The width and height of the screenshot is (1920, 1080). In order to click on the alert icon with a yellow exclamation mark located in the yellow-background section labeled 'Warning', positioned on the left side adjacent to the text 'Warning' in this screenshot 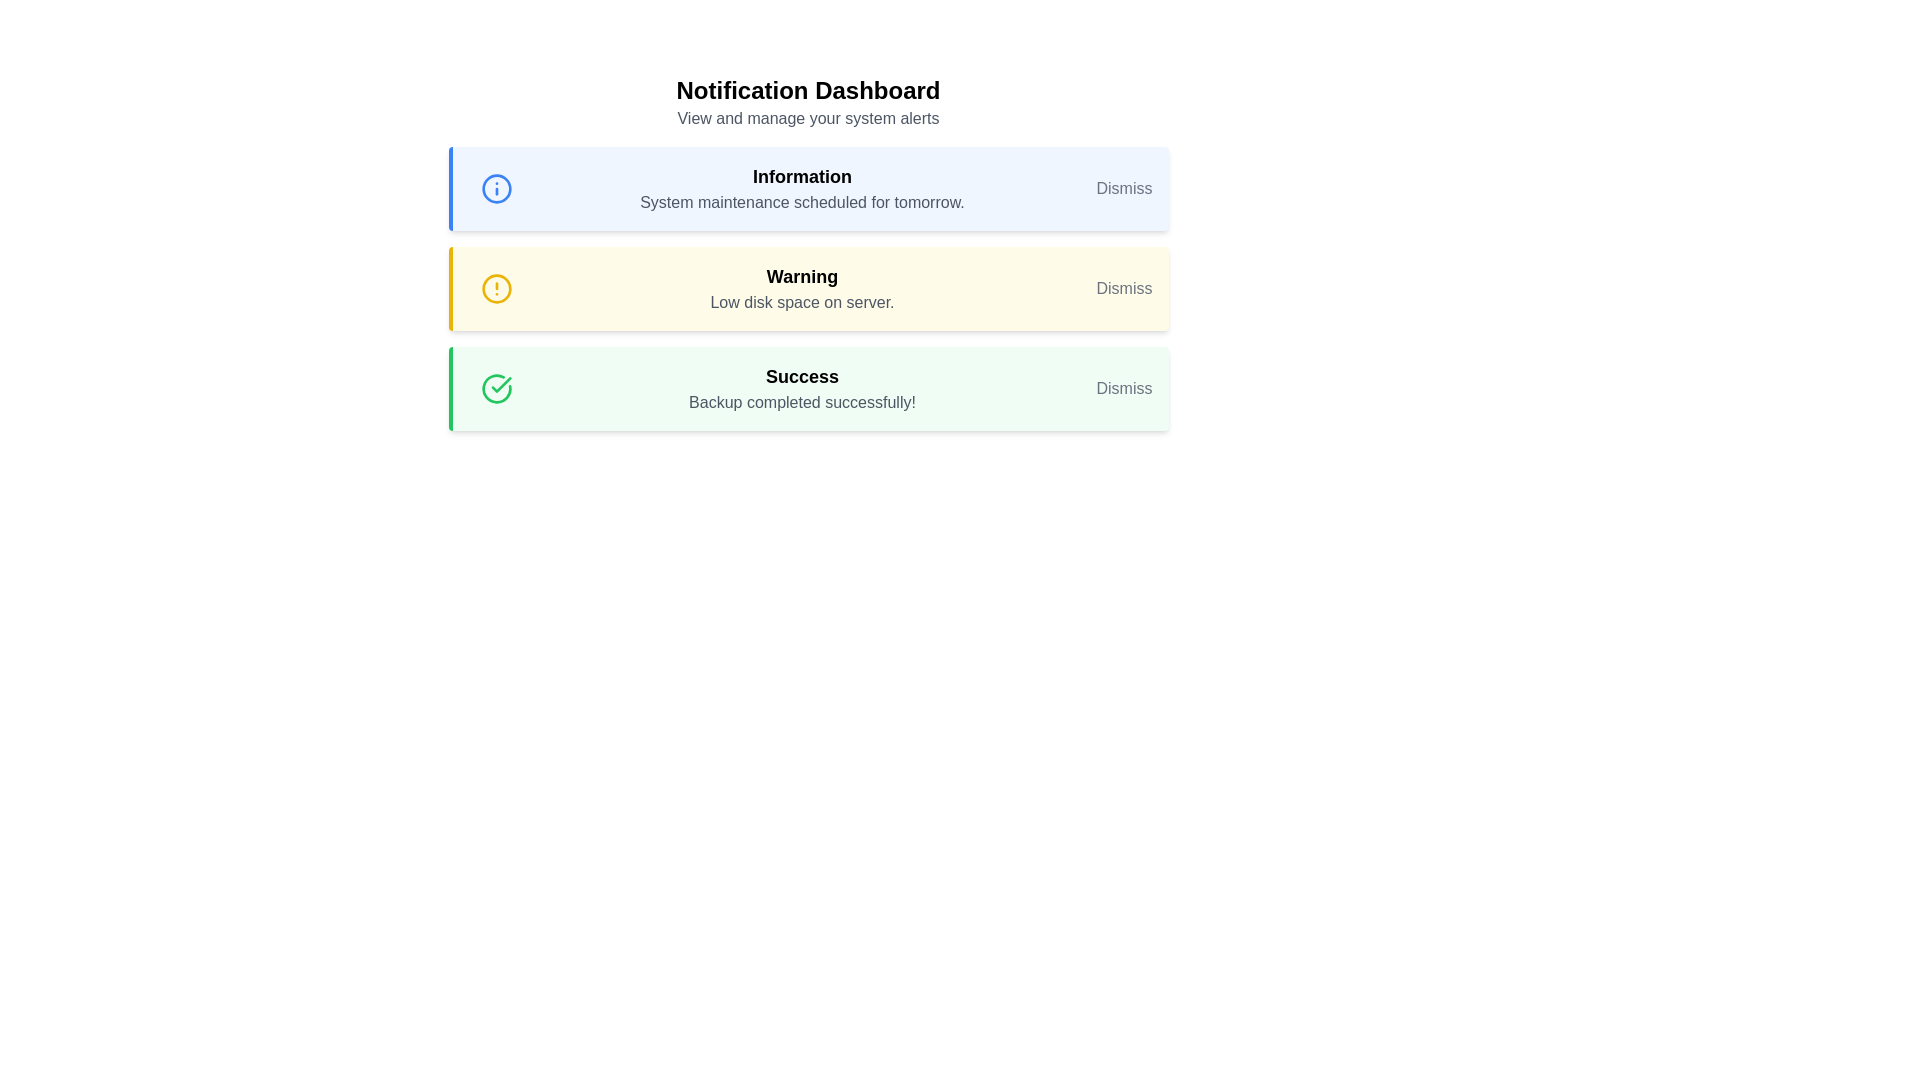, I will do `click(496, 289)`.